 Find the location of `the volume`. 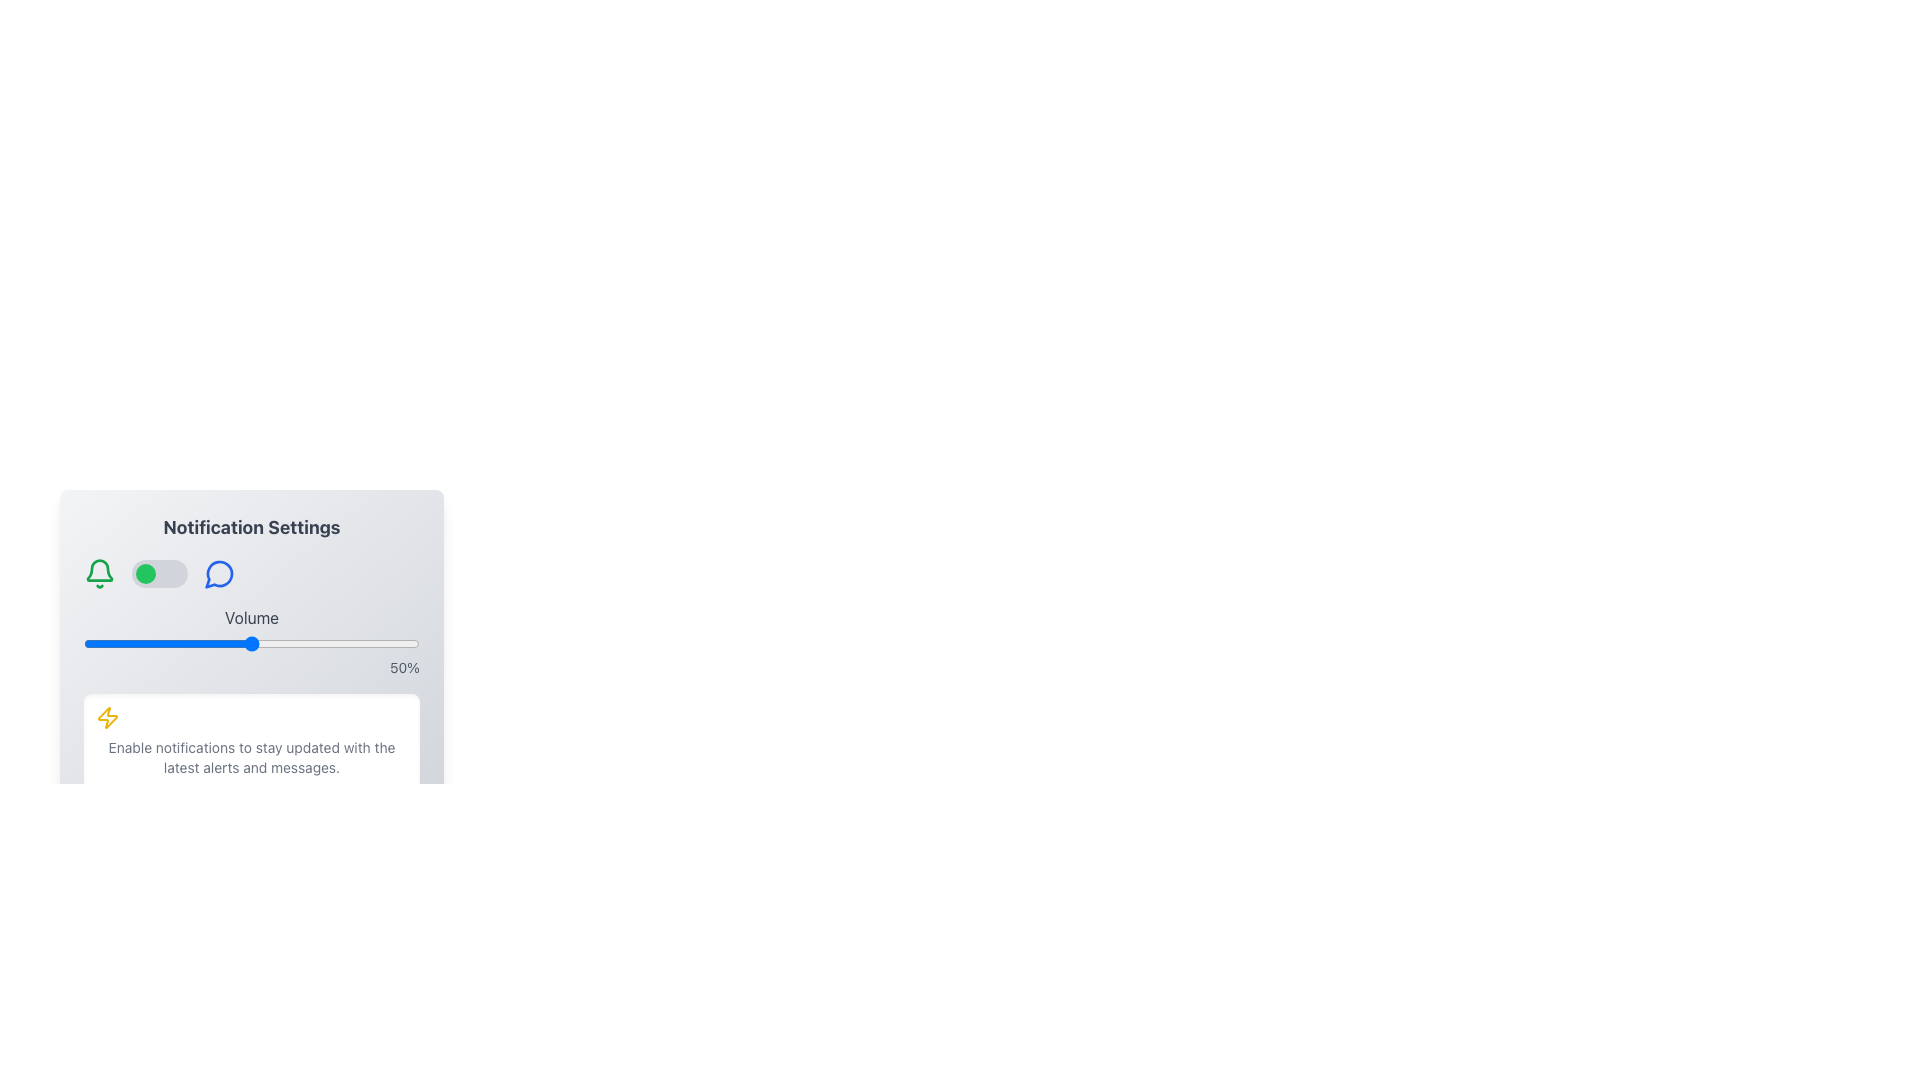

the volume is located at coordinates (284, 644).